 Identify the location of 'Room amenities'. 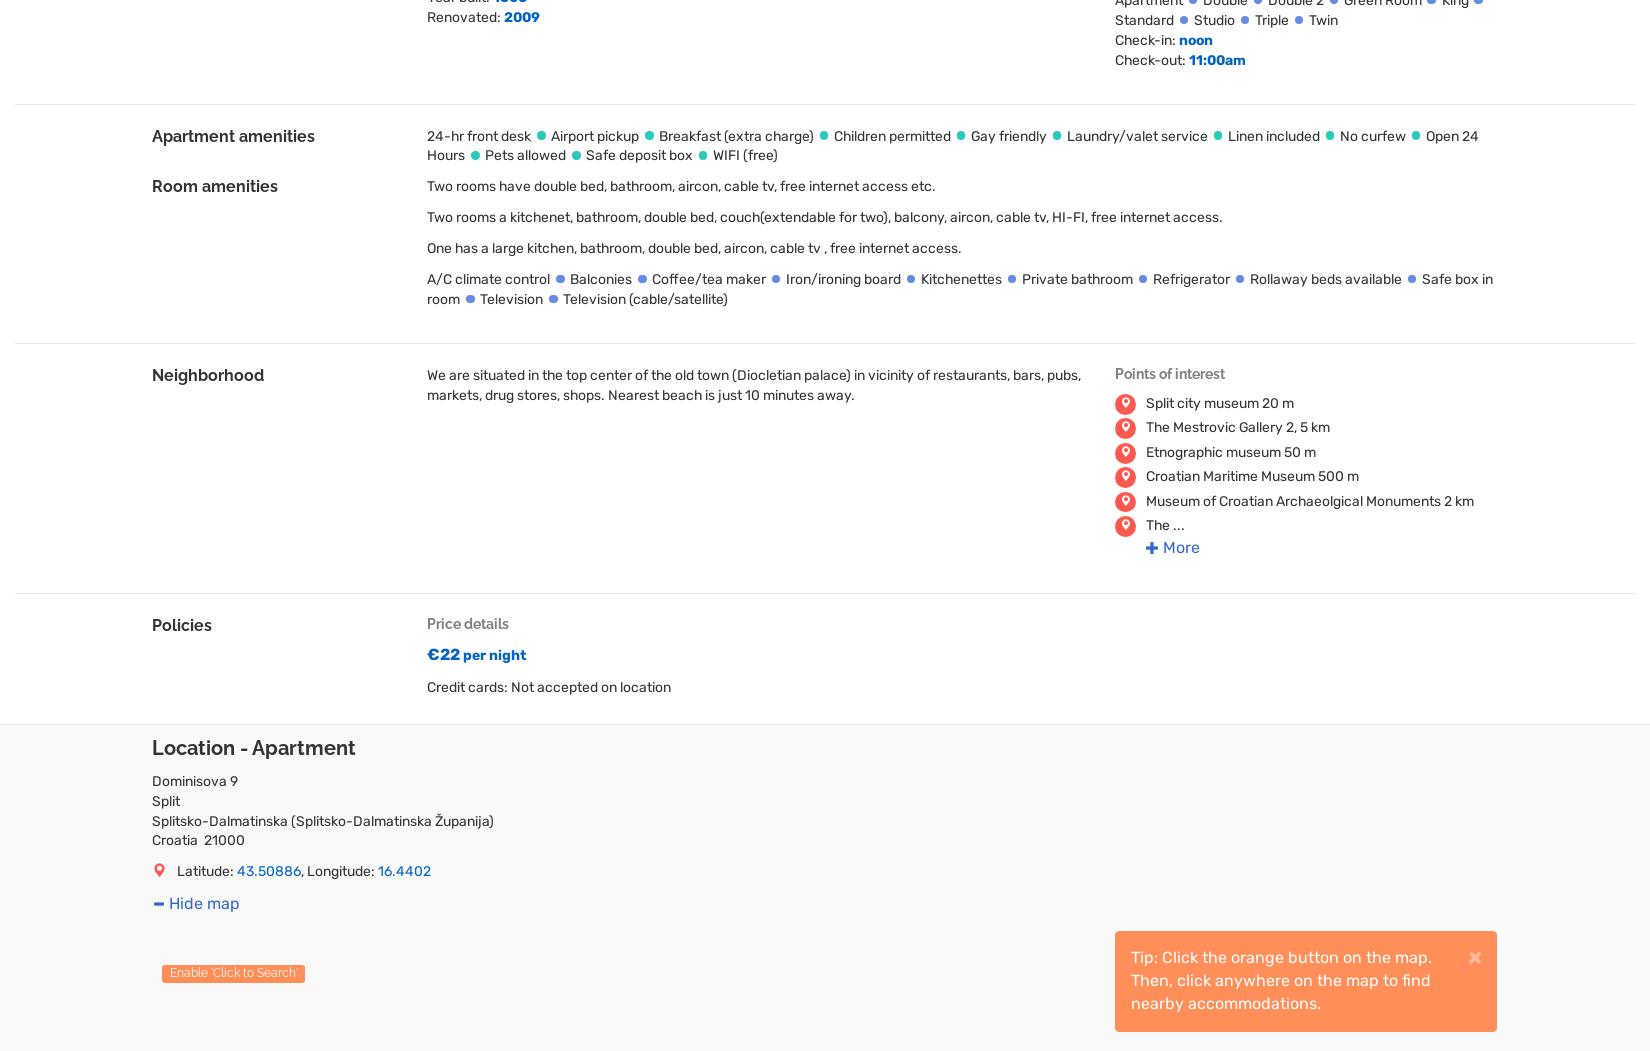
(214, 186).